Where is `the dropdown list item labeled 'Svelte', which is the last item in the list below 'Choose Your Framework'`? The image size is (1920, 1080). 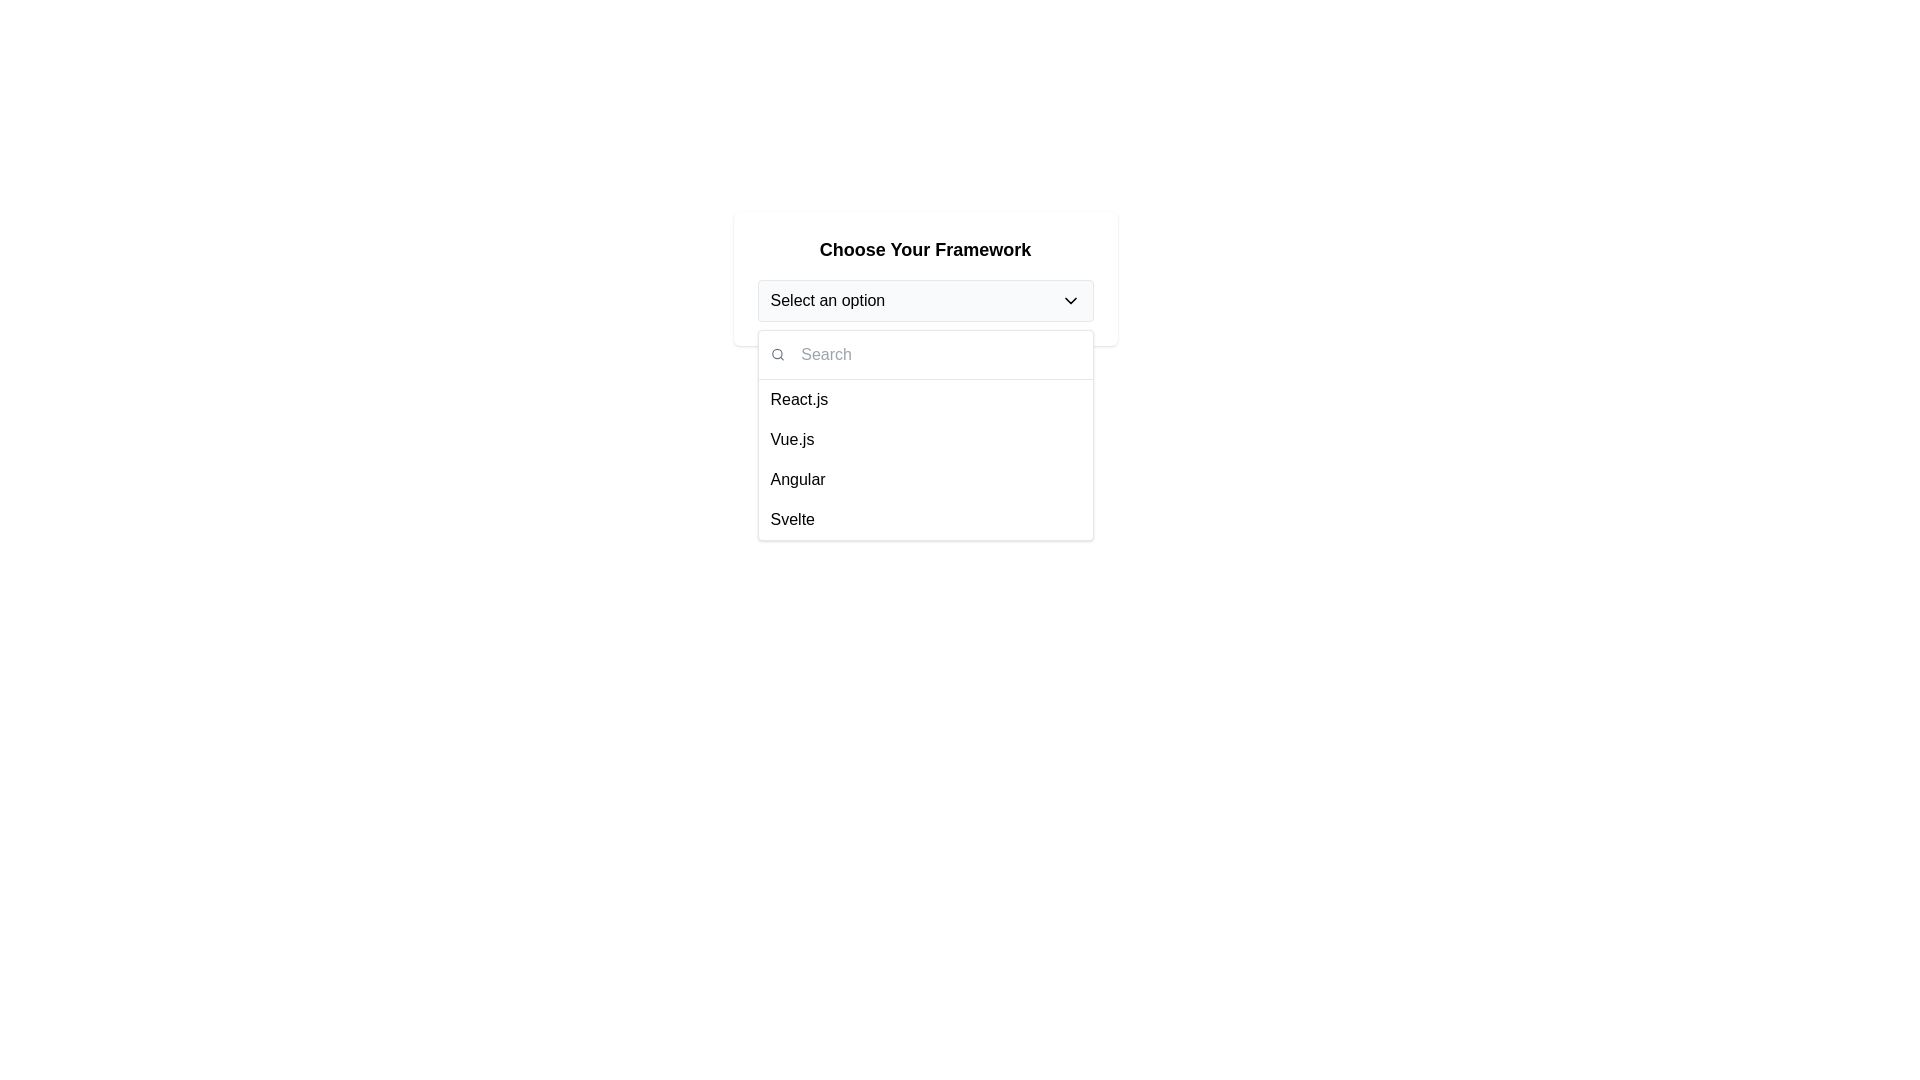 the dropdown list item labeled 'Svelte', which is the last item in the list below 'Choose Your Framework' is located at coordinates (924, 519).